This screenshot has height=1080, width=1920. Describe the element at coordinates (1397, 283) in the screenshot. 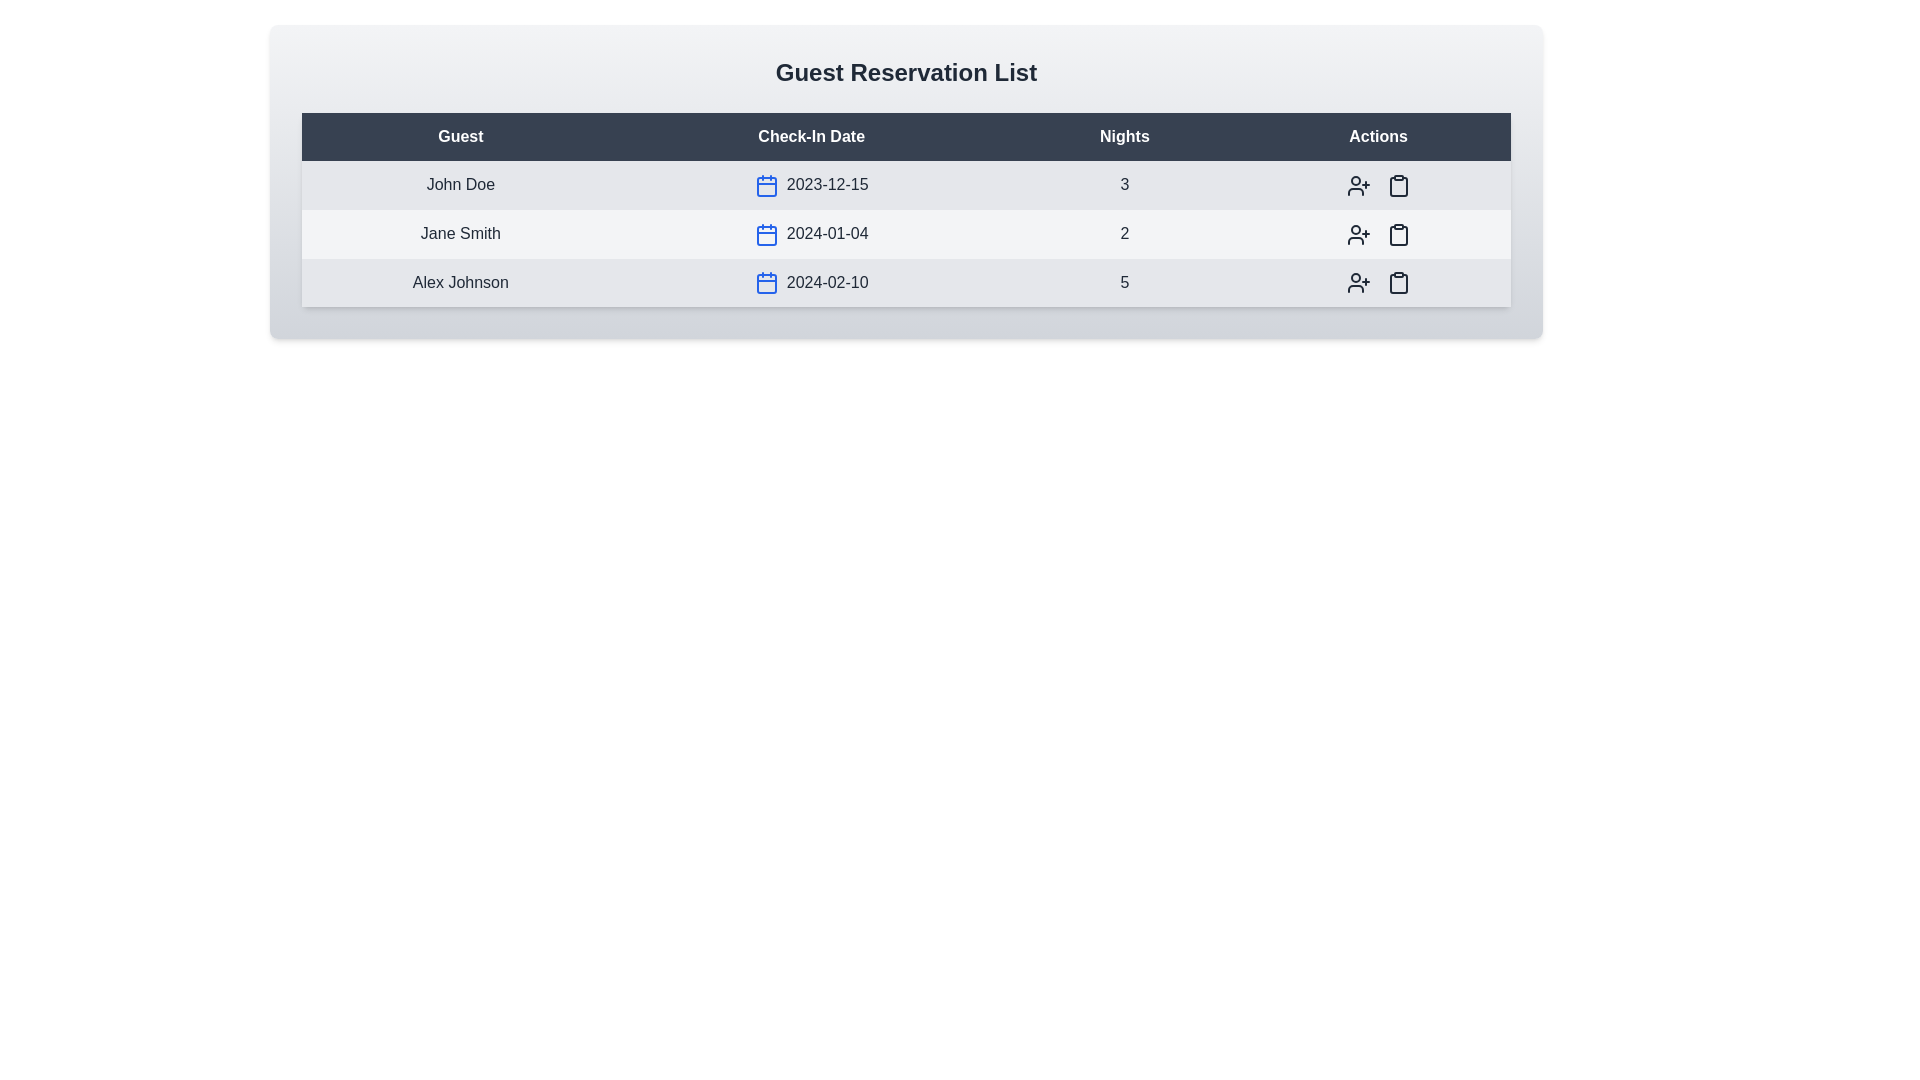

I see `the clipboard icon in the 'Actions' column of the last row` at that location.